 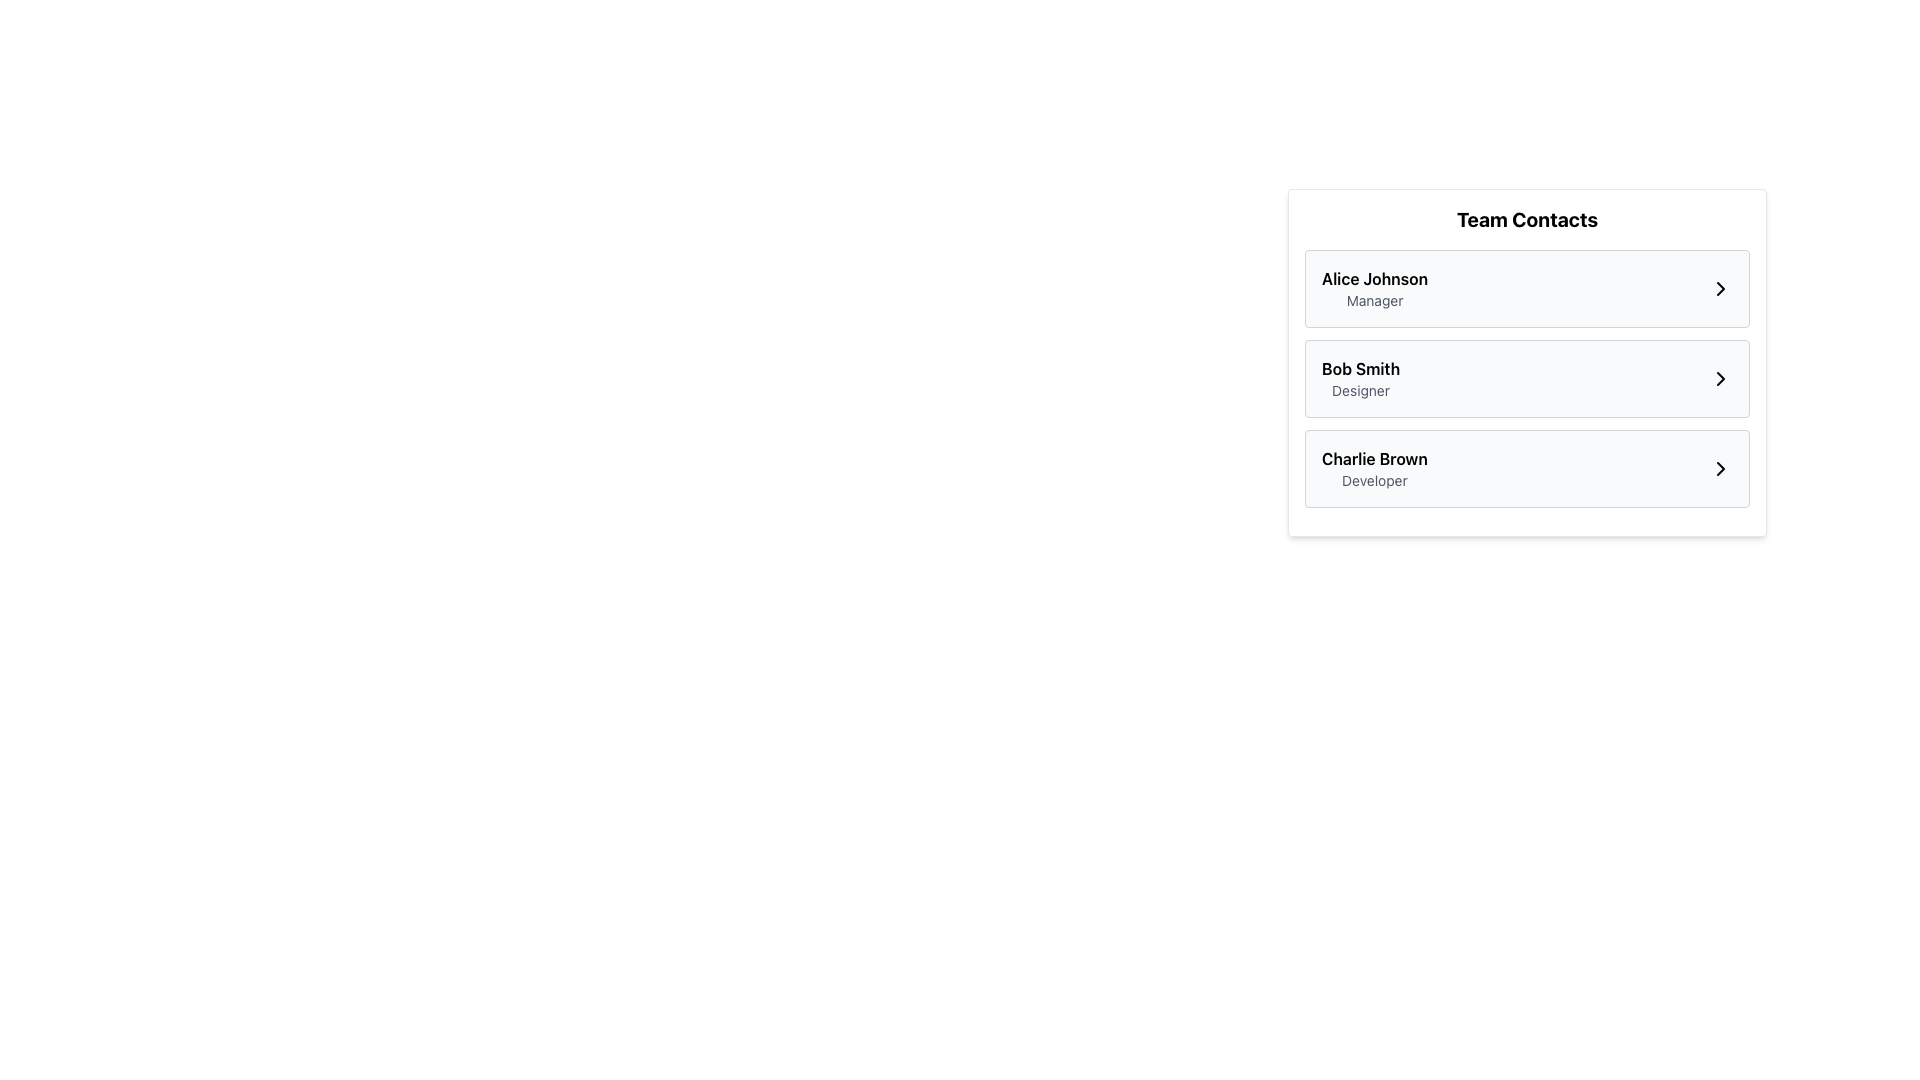 What do you see at coordinates (1374, 289) in the screenshot?
I see `the first element in the vertical list inside the 'Team Contacts' card that displays the name and title of a team contact` at bounding box center [1374, 289].